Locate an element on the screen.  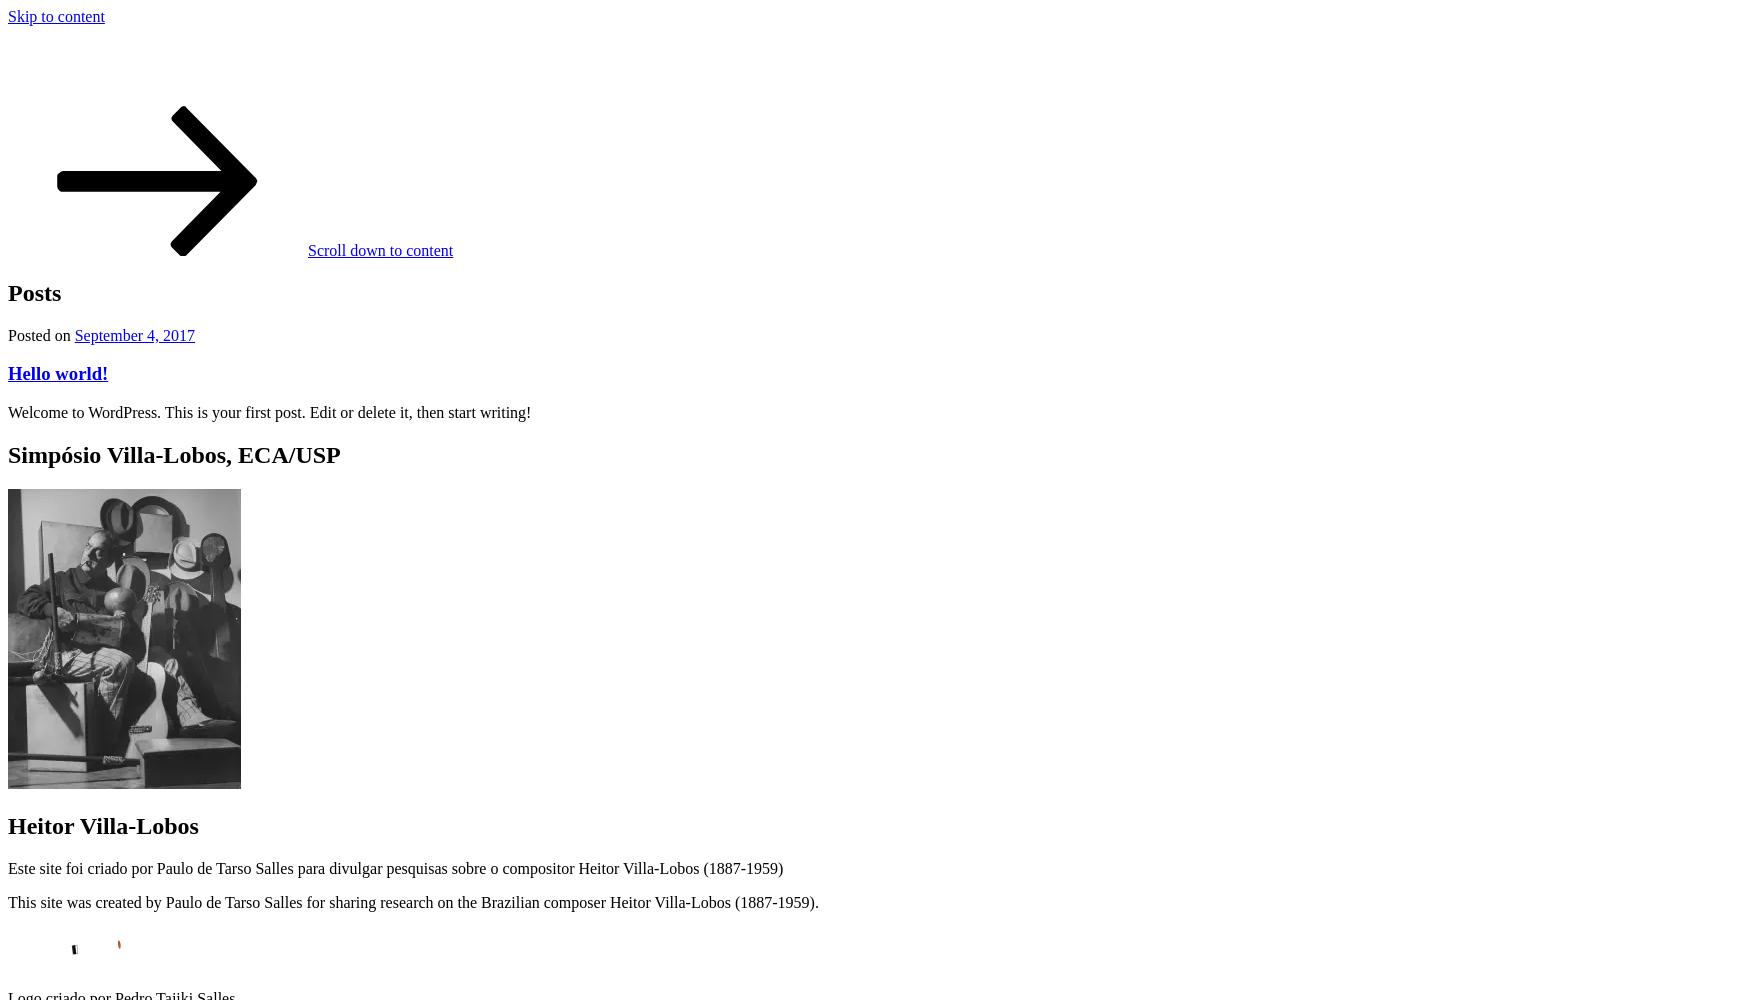
'Simpósio Villa-Lobos' is located at coordinates (151, 64).